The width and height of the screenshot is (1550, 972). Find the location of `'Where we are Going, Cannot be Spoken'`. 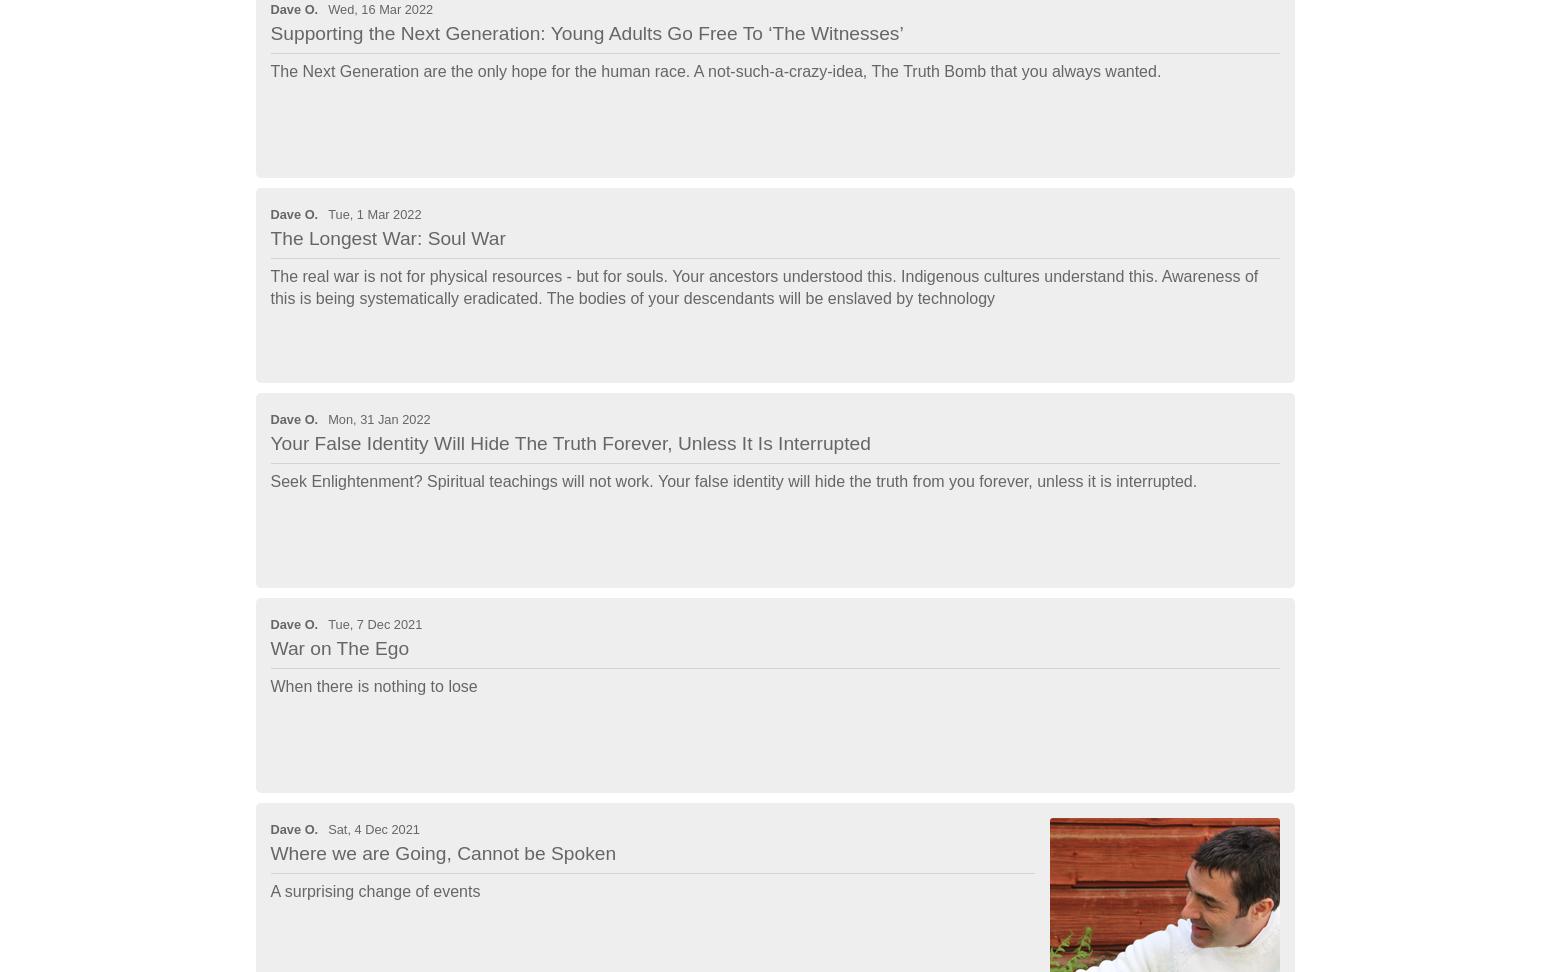

'Where we are Going, Cannot be Spoken' is located at coordinates (442, 852).